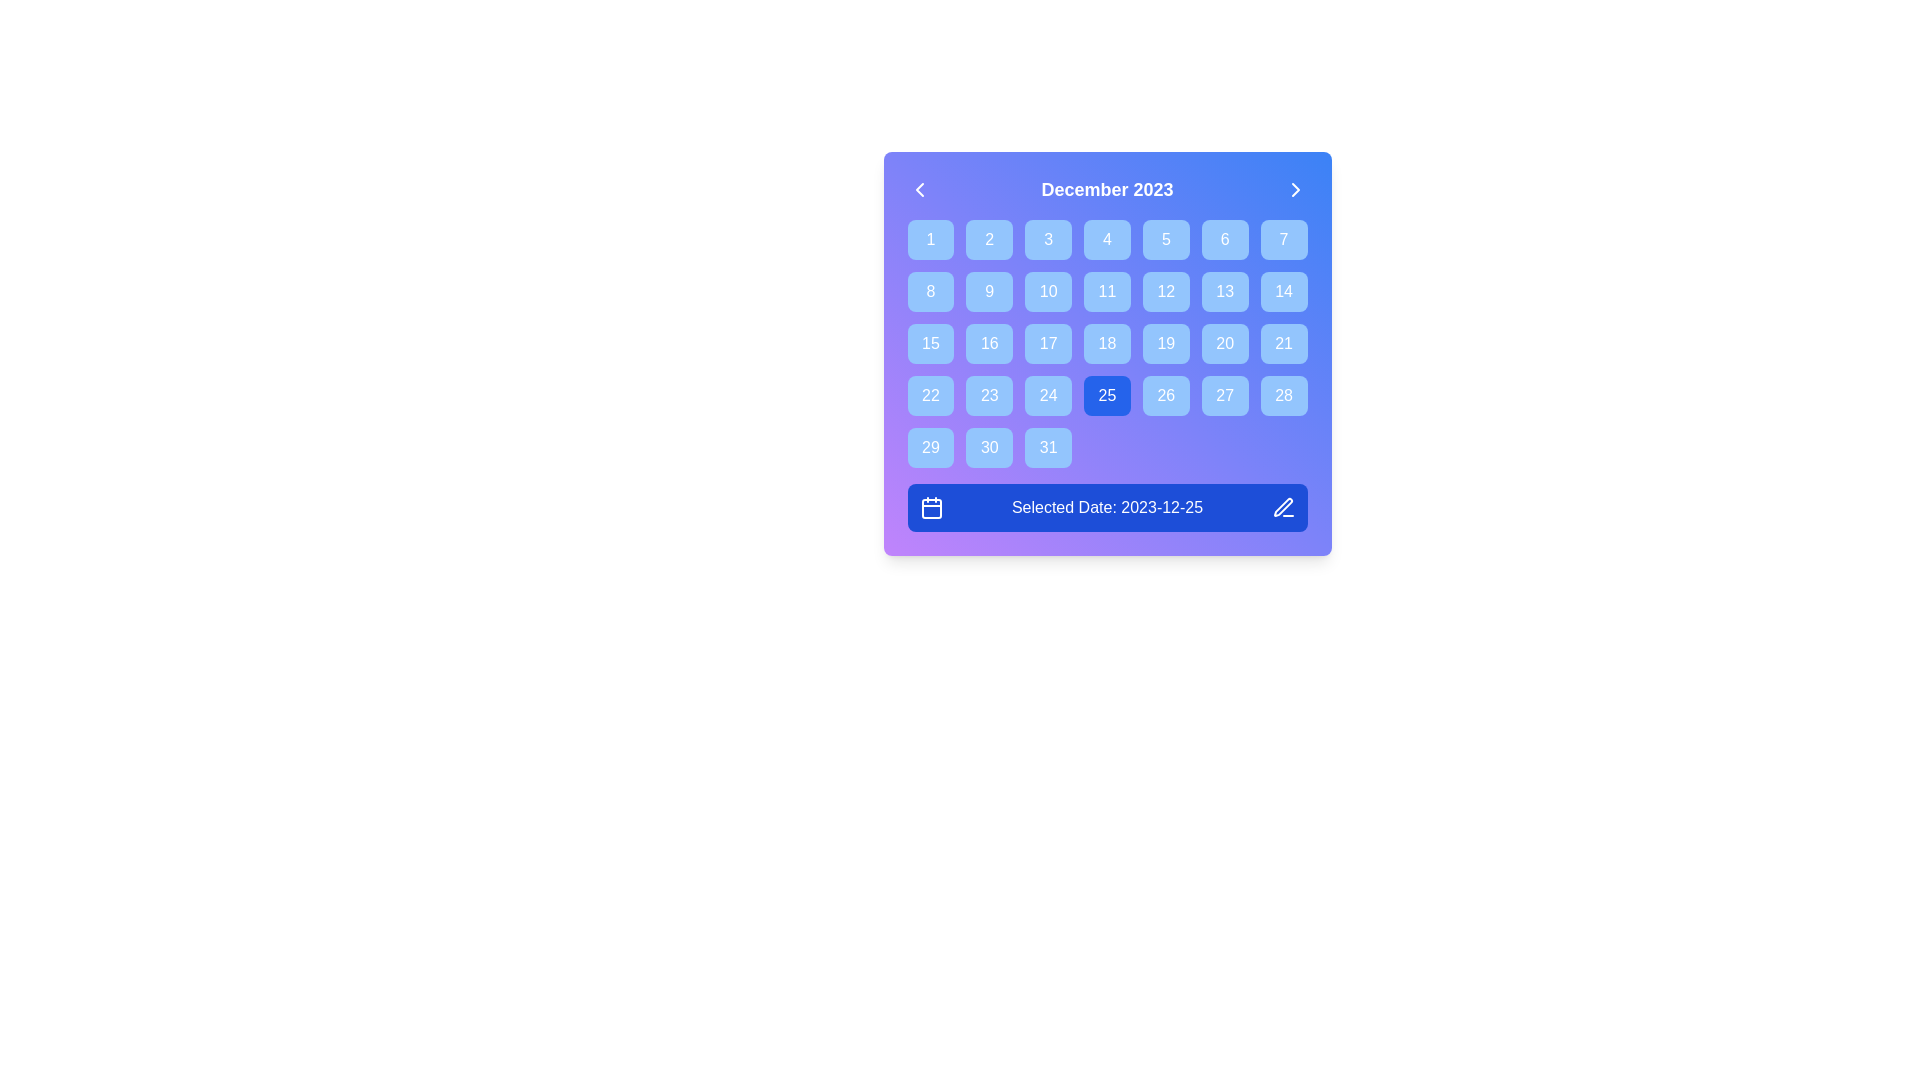  What do you see at coordinates (989, 292) in the screenshot?
I see `the interactive button representing a selectable date in the calendar grid` at bounding box center [989, 292].